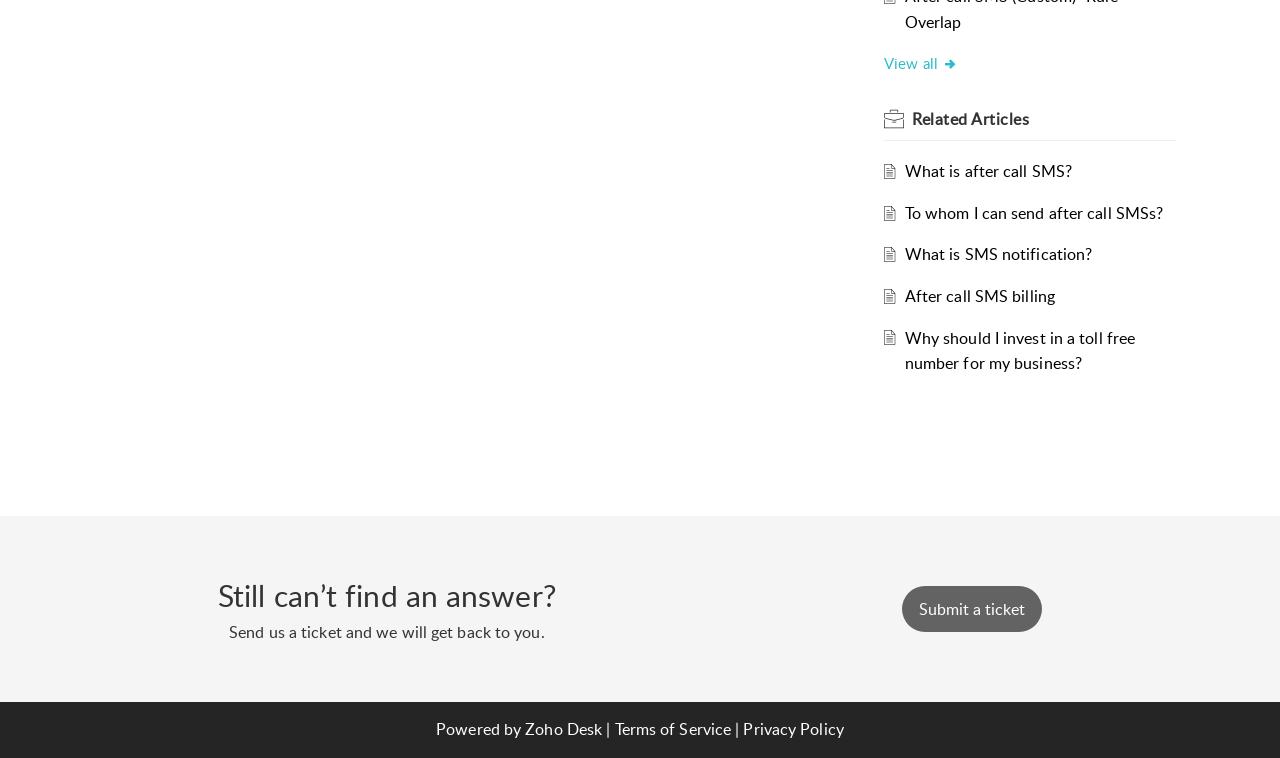 The width and height of the screenshot is (1280, 758). What do you see at coordinates (1019, 349) in the screenshot?
I see `'Why should I invest in a toll free number for my business?'` at bounding box center [1019, 349].